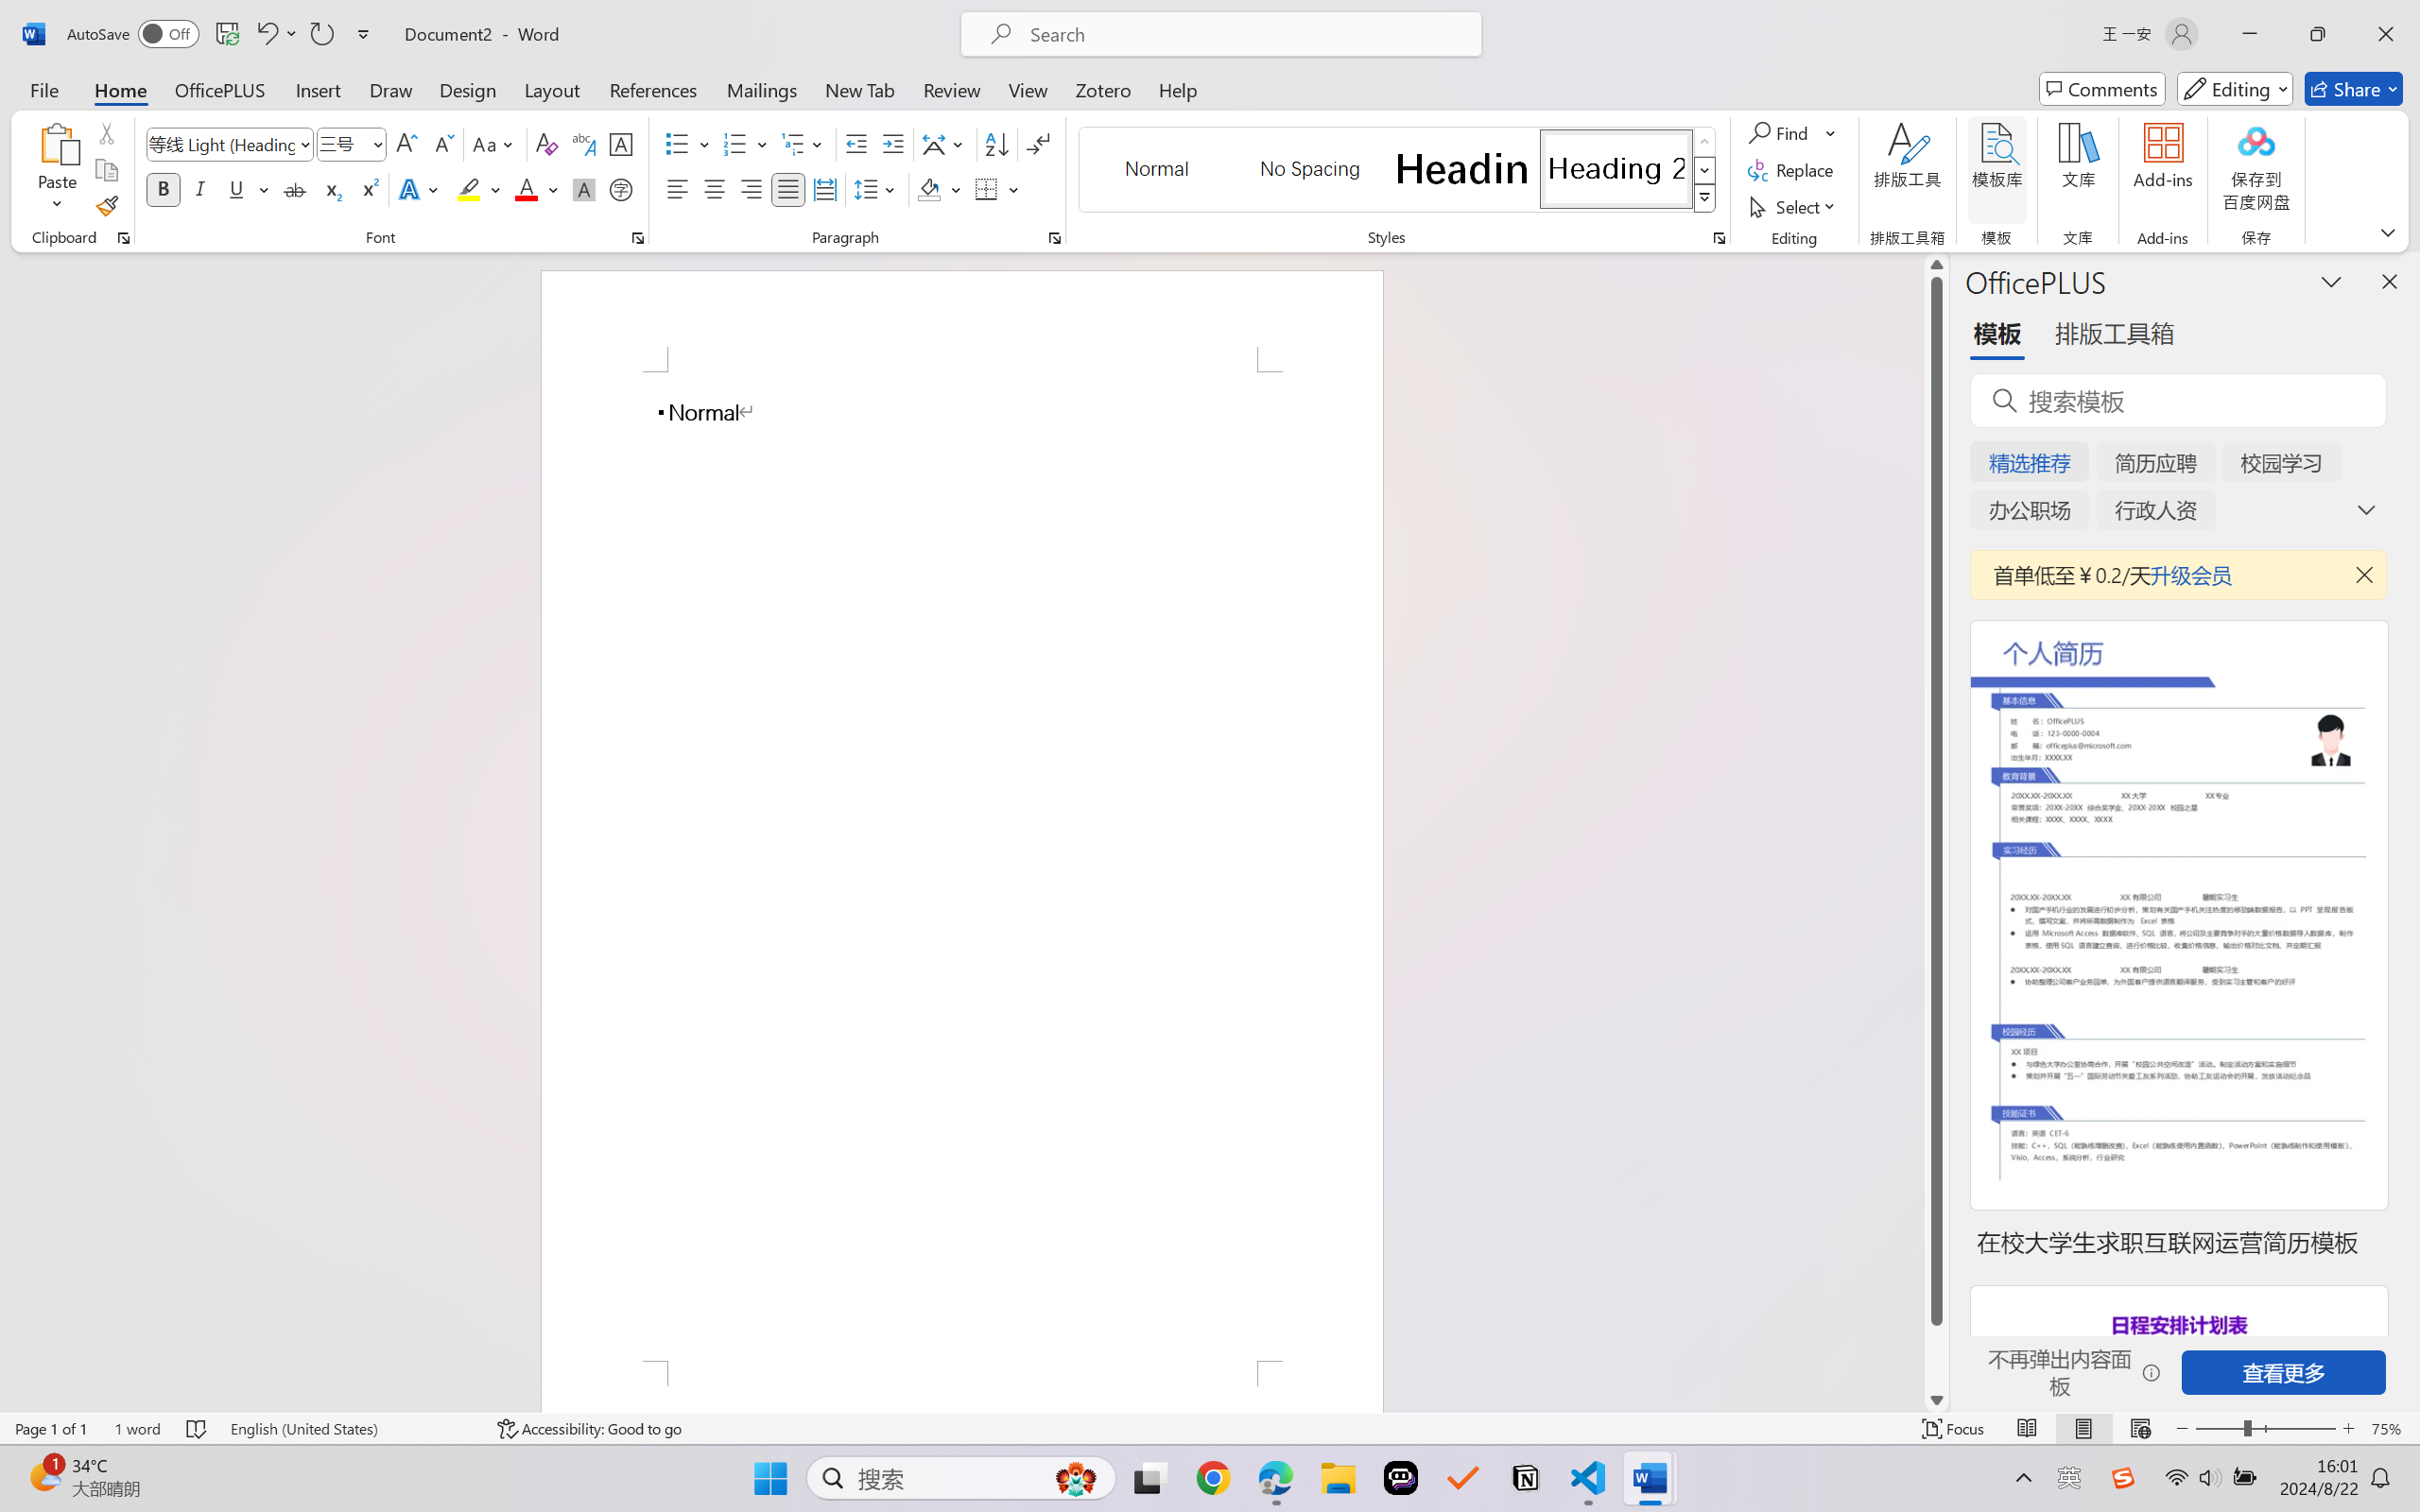  Describe the element at coordinates (859, 88) in the screenshot. I see `'New Tab'` at that location.